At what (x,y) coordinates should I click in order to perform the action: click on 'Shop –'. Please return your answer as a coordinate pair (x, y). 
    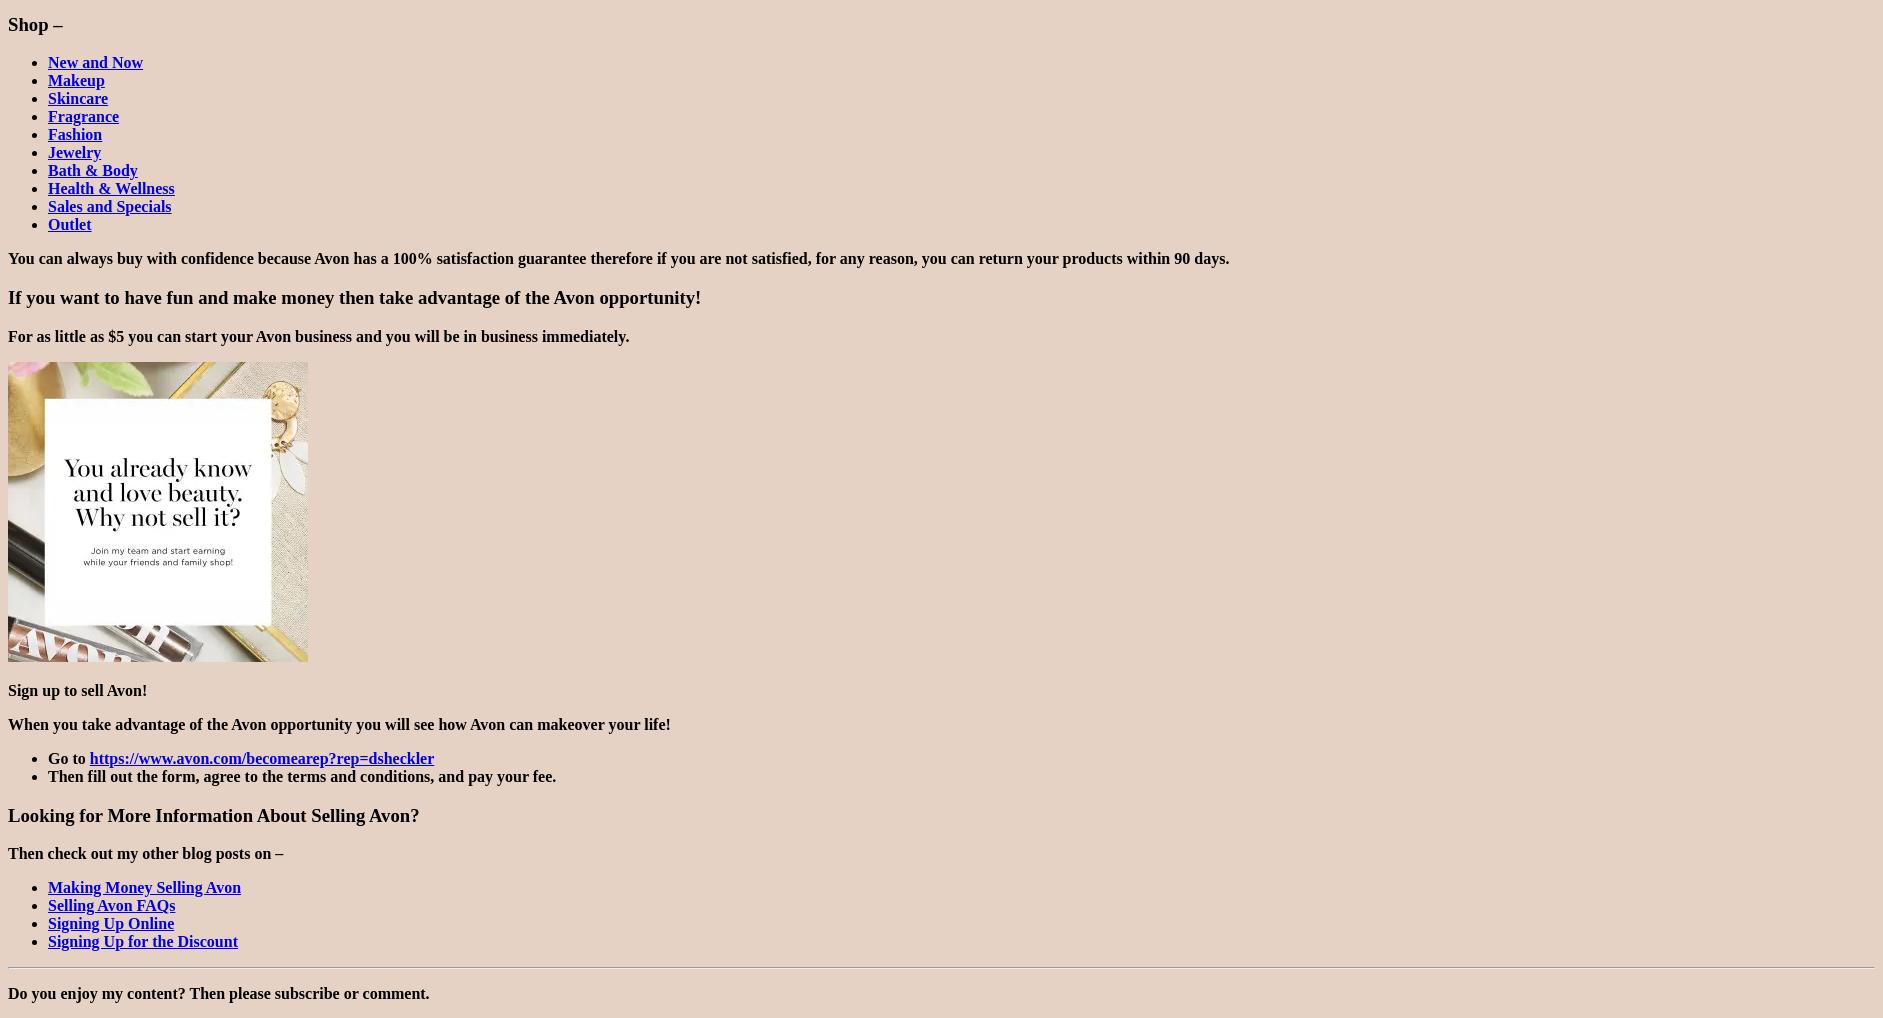
    Looking at the image, I should click on (34, 22).